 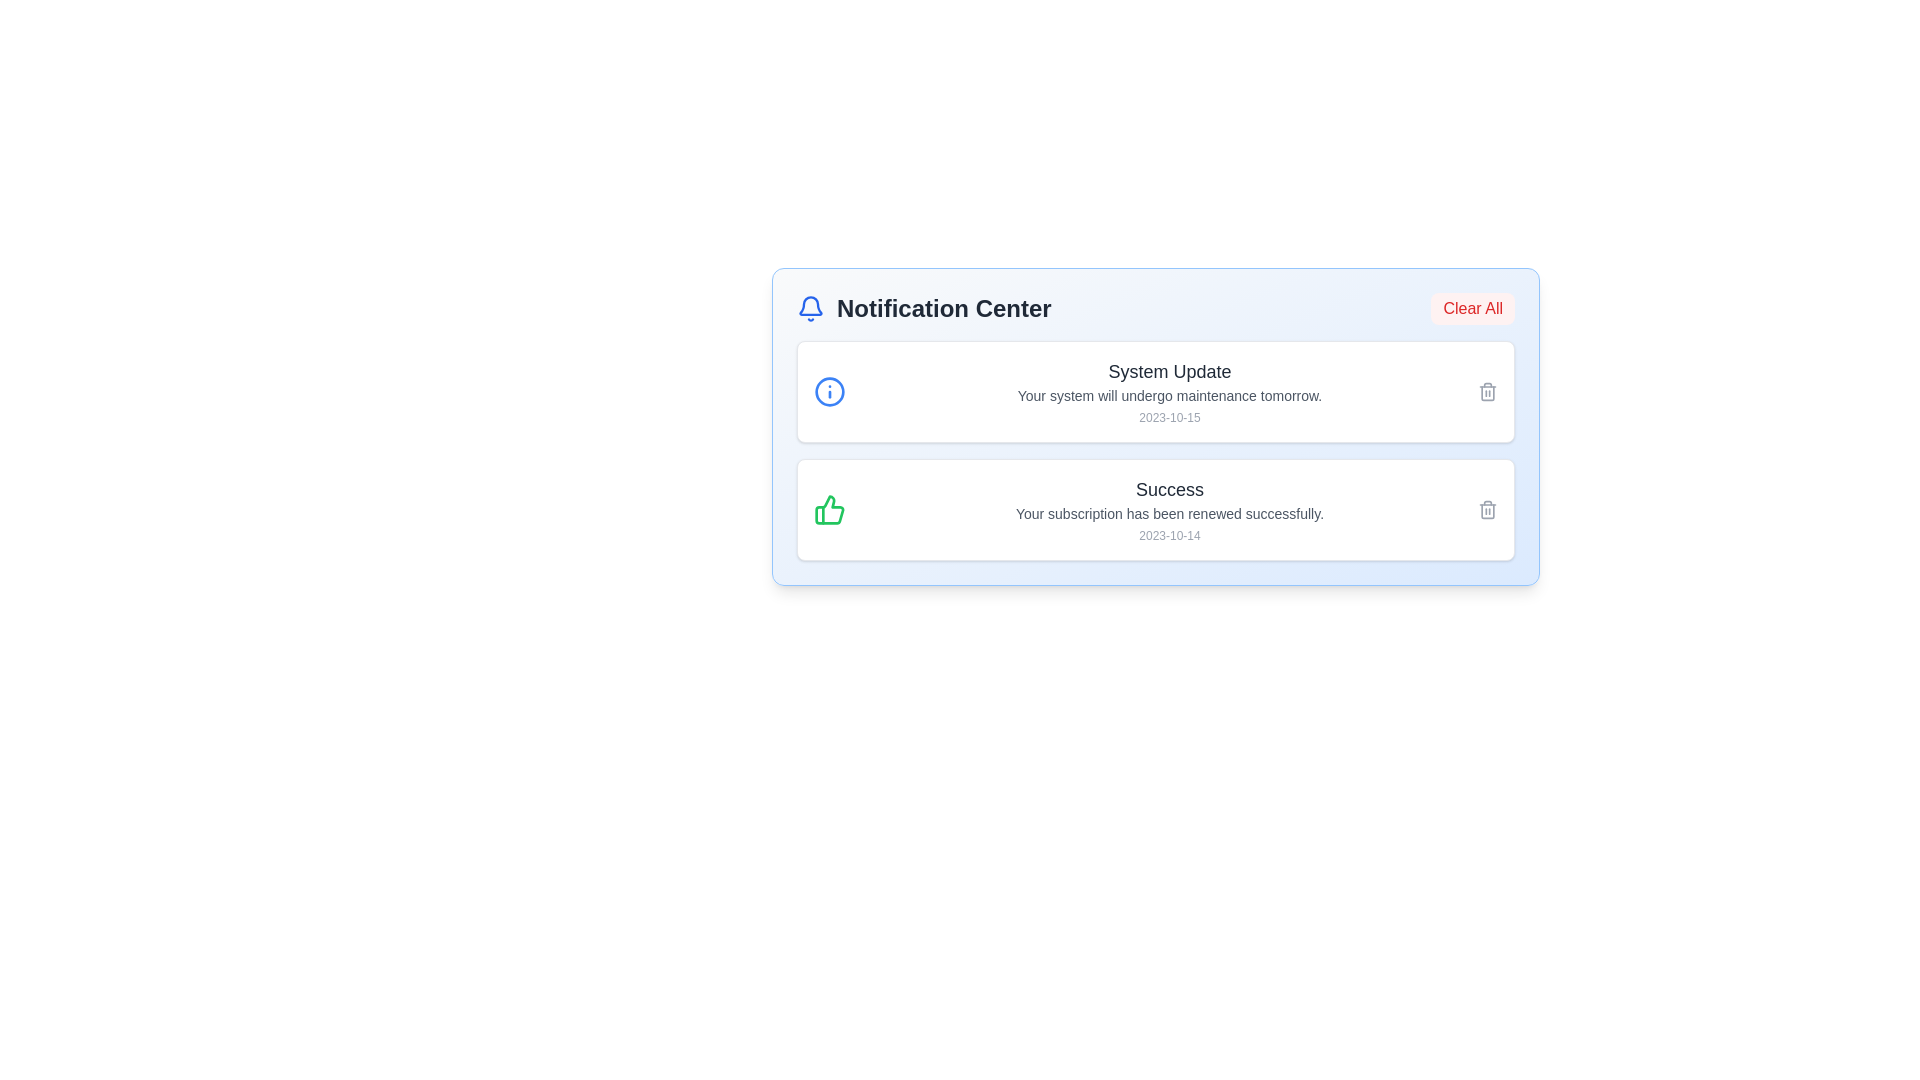 What do you see at coordinates (1488, 392) in the screenshot?
I see `the trash icon button located at the far-right side of the 'System Update' notification card to change its color` at bounding box center [1488, 392].